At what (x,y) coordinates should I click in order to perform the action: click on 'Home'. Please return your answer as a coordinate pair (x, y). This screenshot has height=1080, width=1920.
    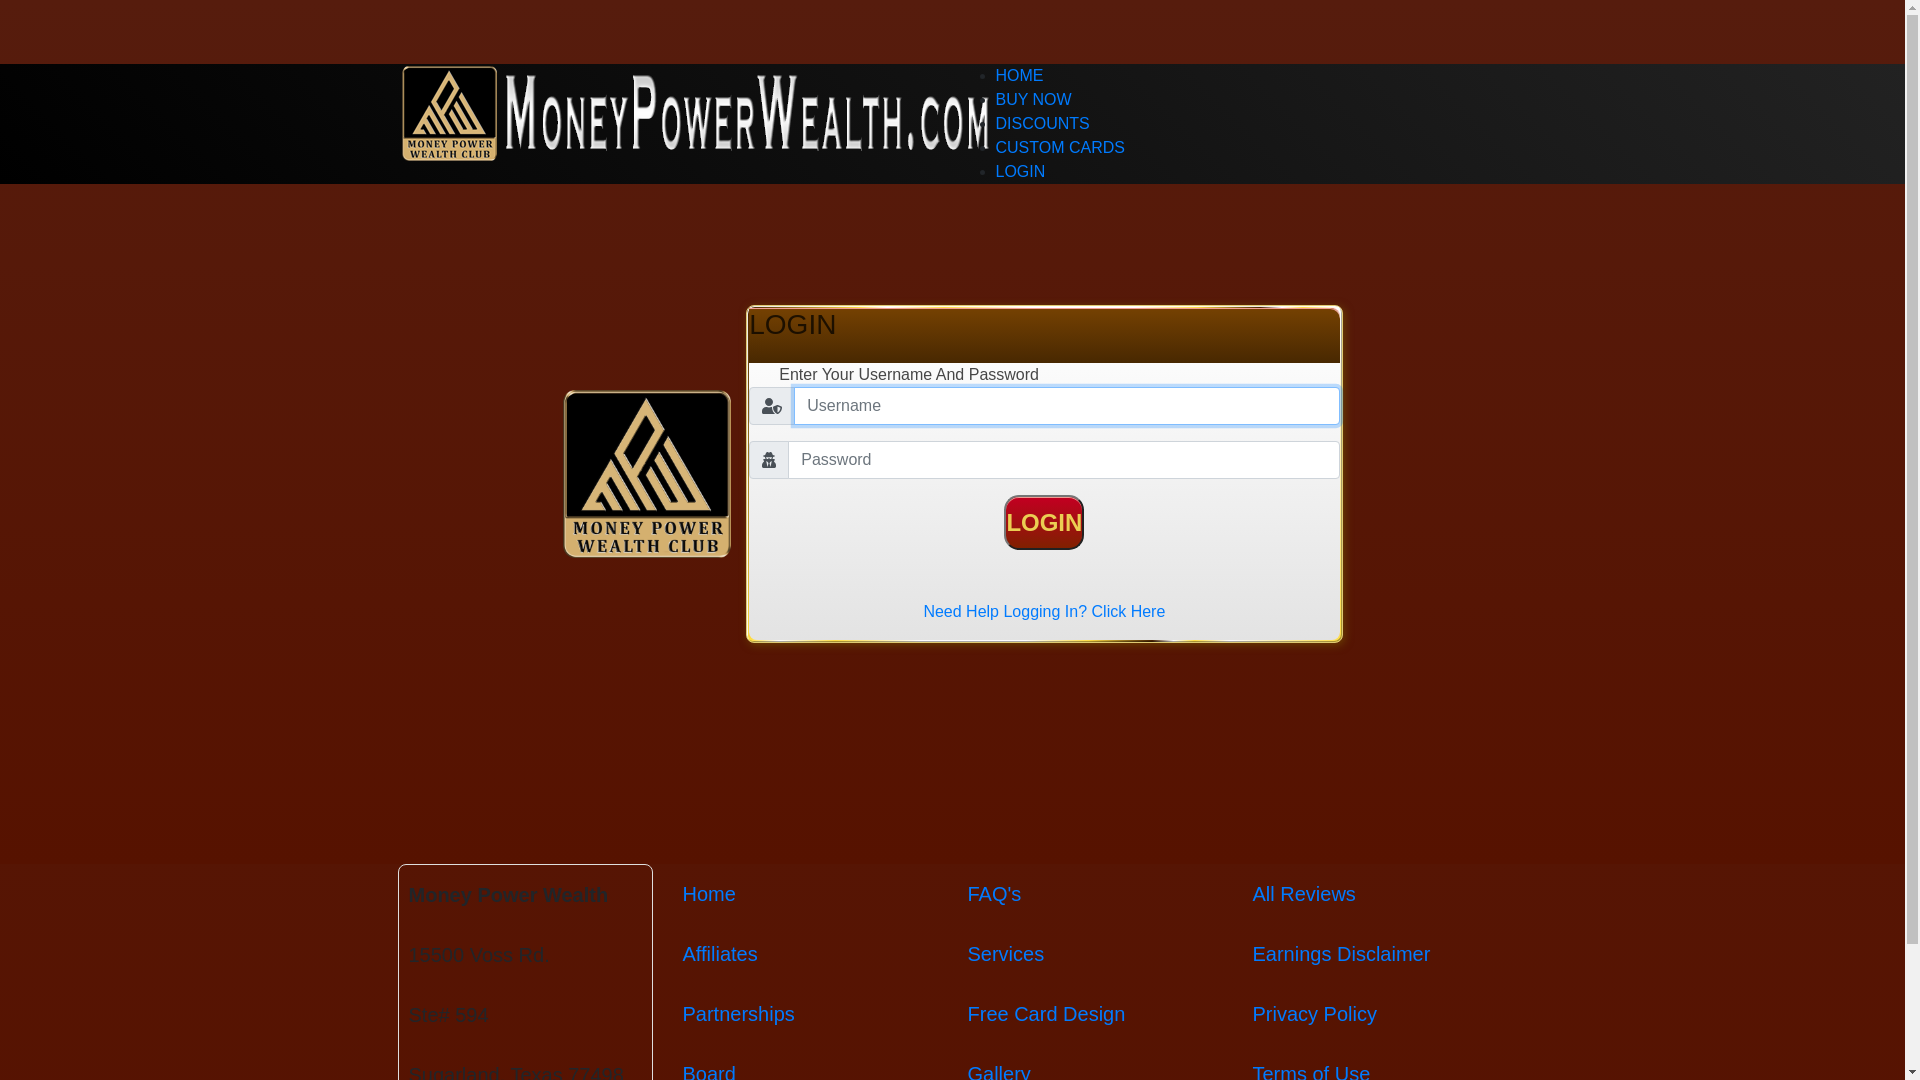
    Looking at the image, I should click on (708, 893).